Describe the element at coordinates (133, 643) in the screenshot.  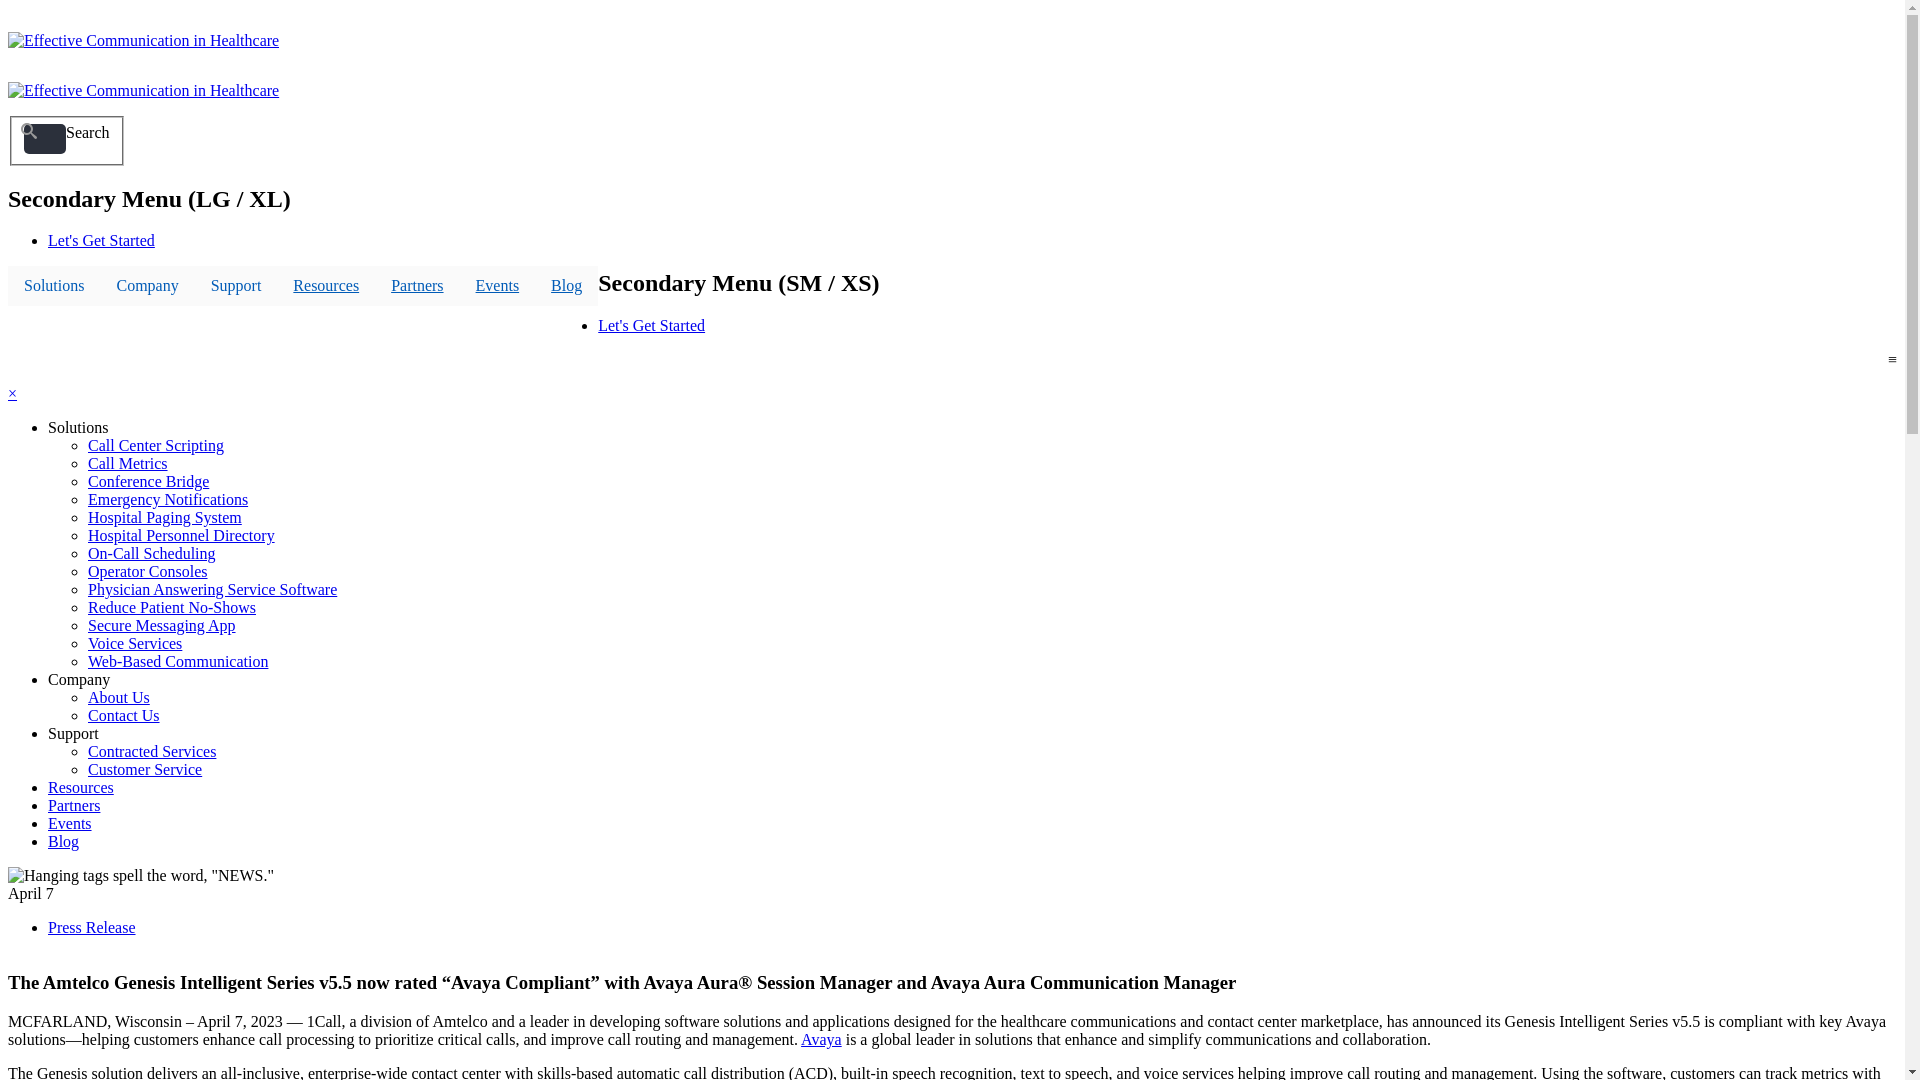
I see `'Voice Services'` at that location.